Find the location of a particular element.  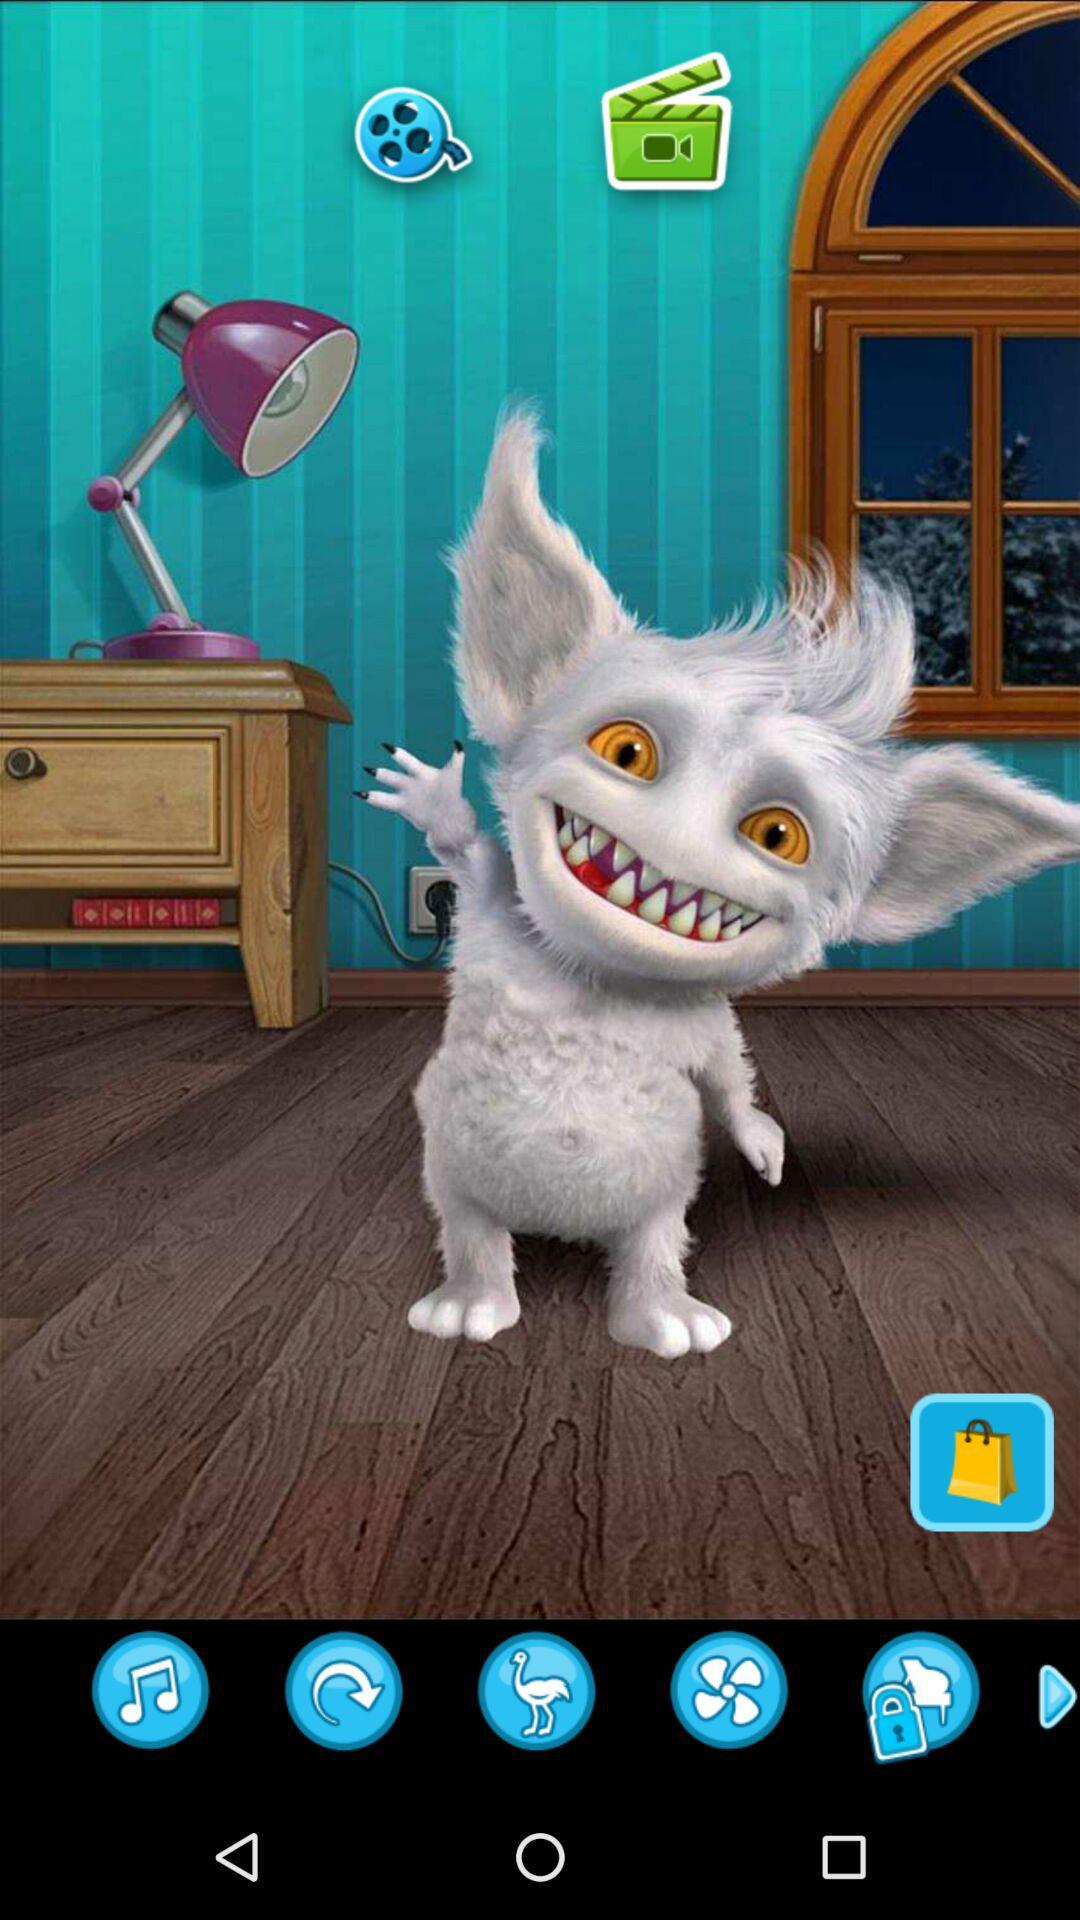

the music icon is located at coordinates (150, 1816).